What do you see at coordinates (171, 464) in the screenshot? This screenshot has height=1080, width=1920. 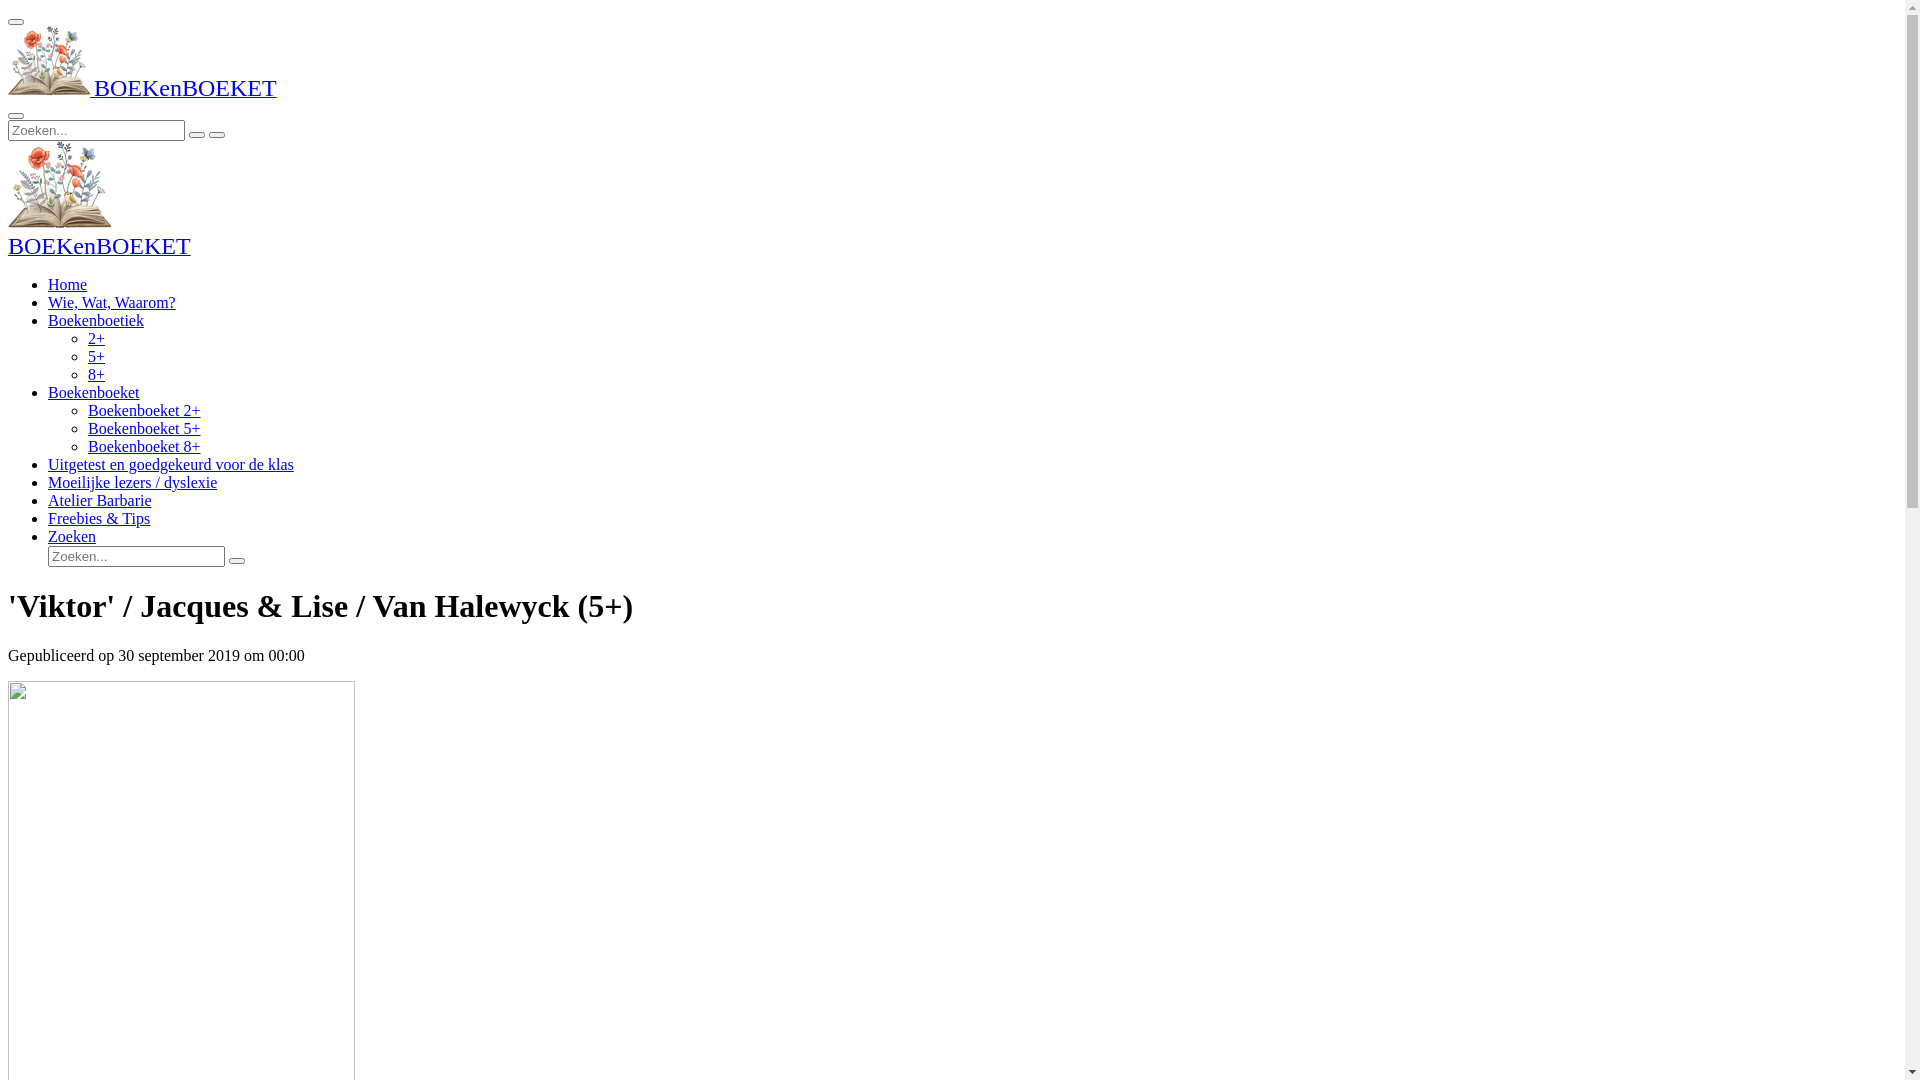 I see `'Uitgetest en goedgekeurd voor de klas'` at bounding box center [171, 464].